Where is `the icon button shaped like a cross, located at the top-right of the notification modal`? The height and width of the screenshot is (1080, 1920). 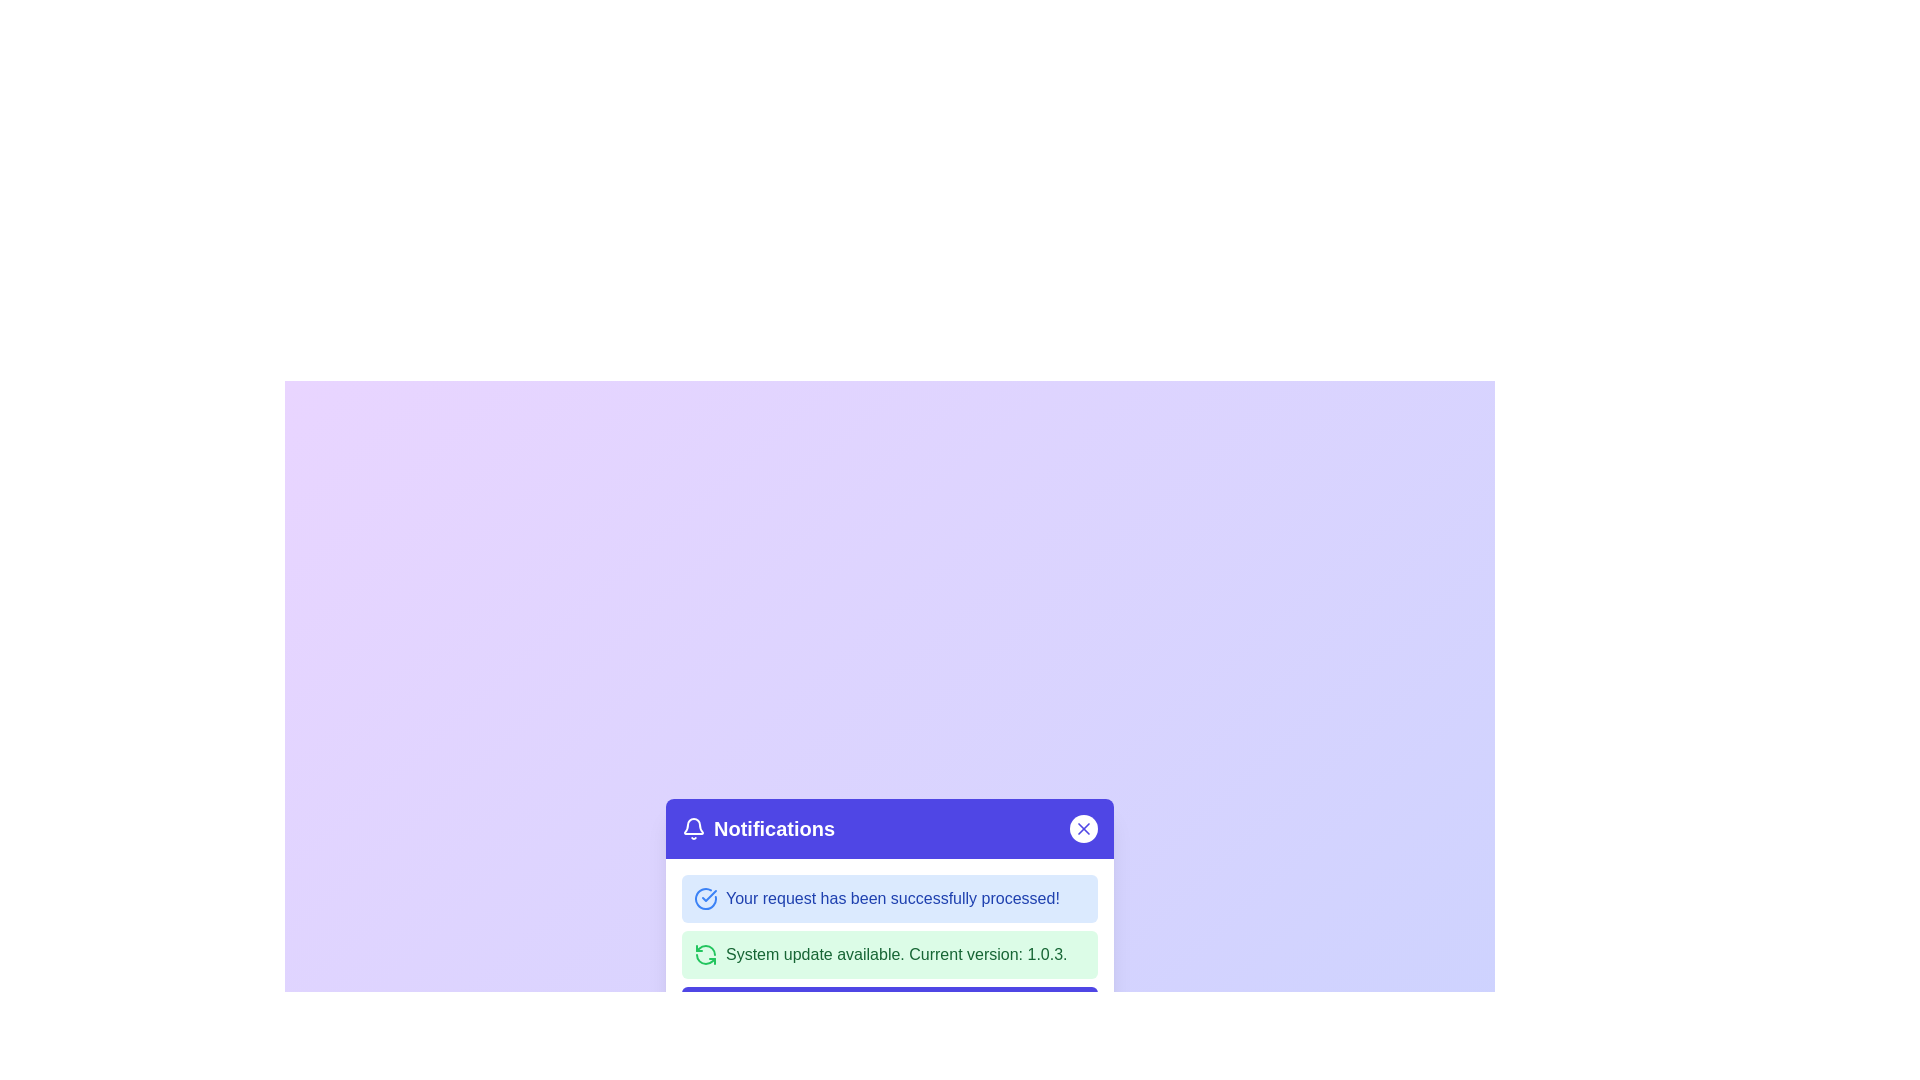
the icon button shaped like a cross, located at the top-right of the notification modal is located at coordinates (1083, 829).